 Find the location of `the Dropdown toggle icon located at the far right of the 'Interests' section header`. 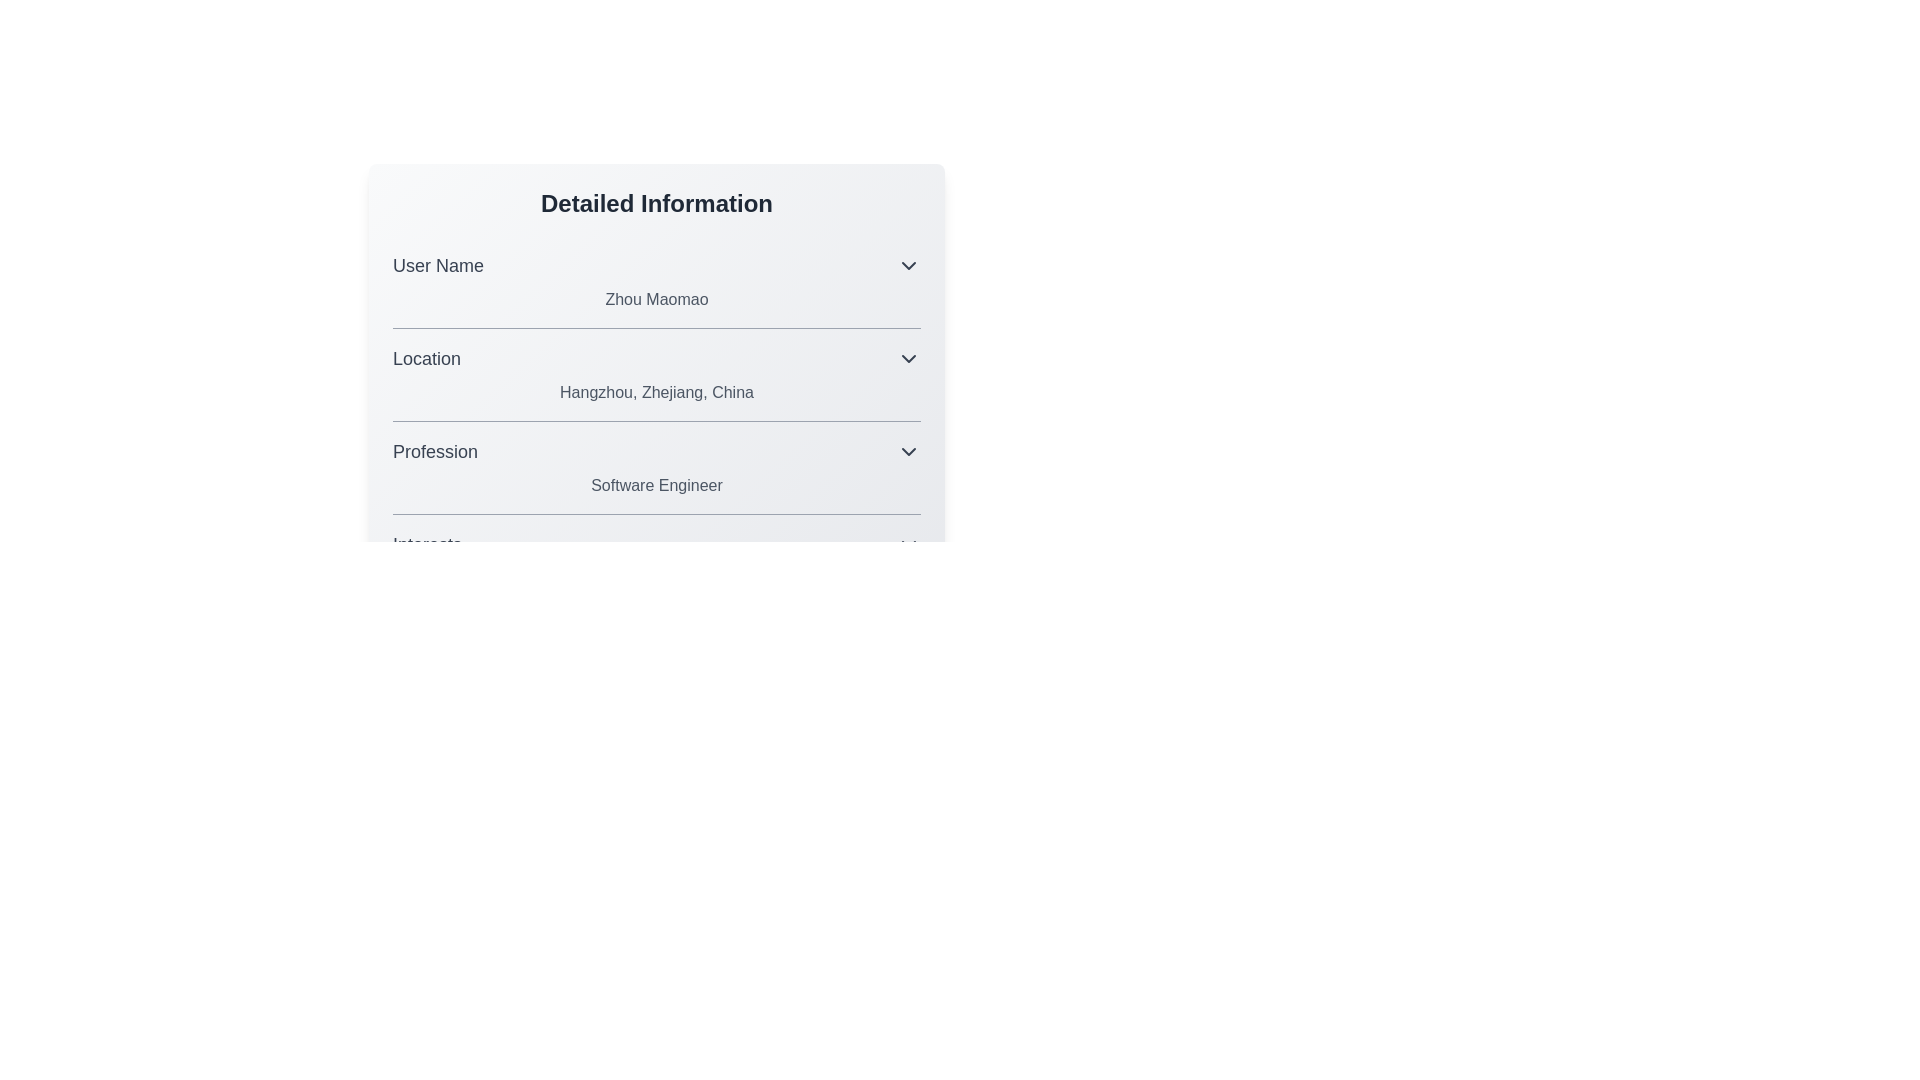

the Dropdown toggle icon located at the far right of the 'Interests' section header is located at coordinates (907, 544).